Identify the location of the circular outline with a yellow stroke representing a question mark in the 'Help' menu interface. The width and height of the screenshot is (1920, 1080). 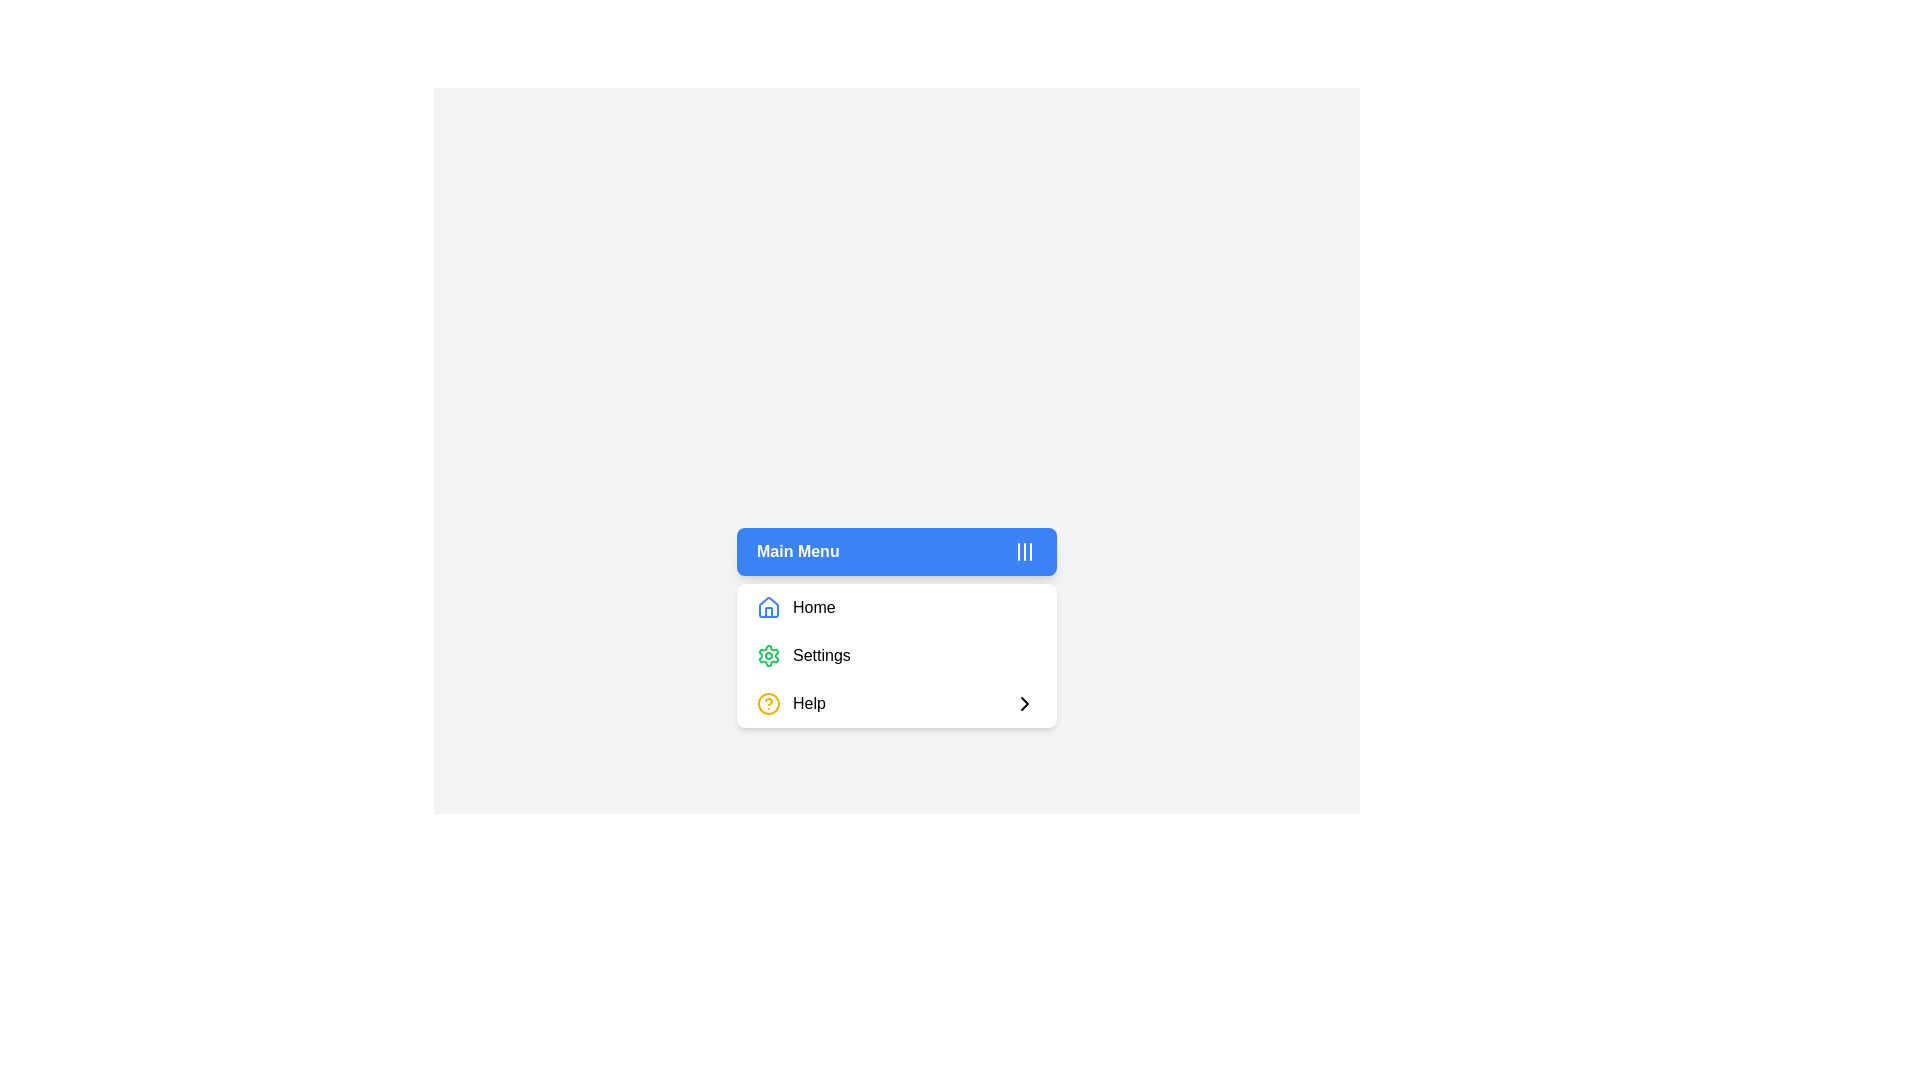
(767, 703).